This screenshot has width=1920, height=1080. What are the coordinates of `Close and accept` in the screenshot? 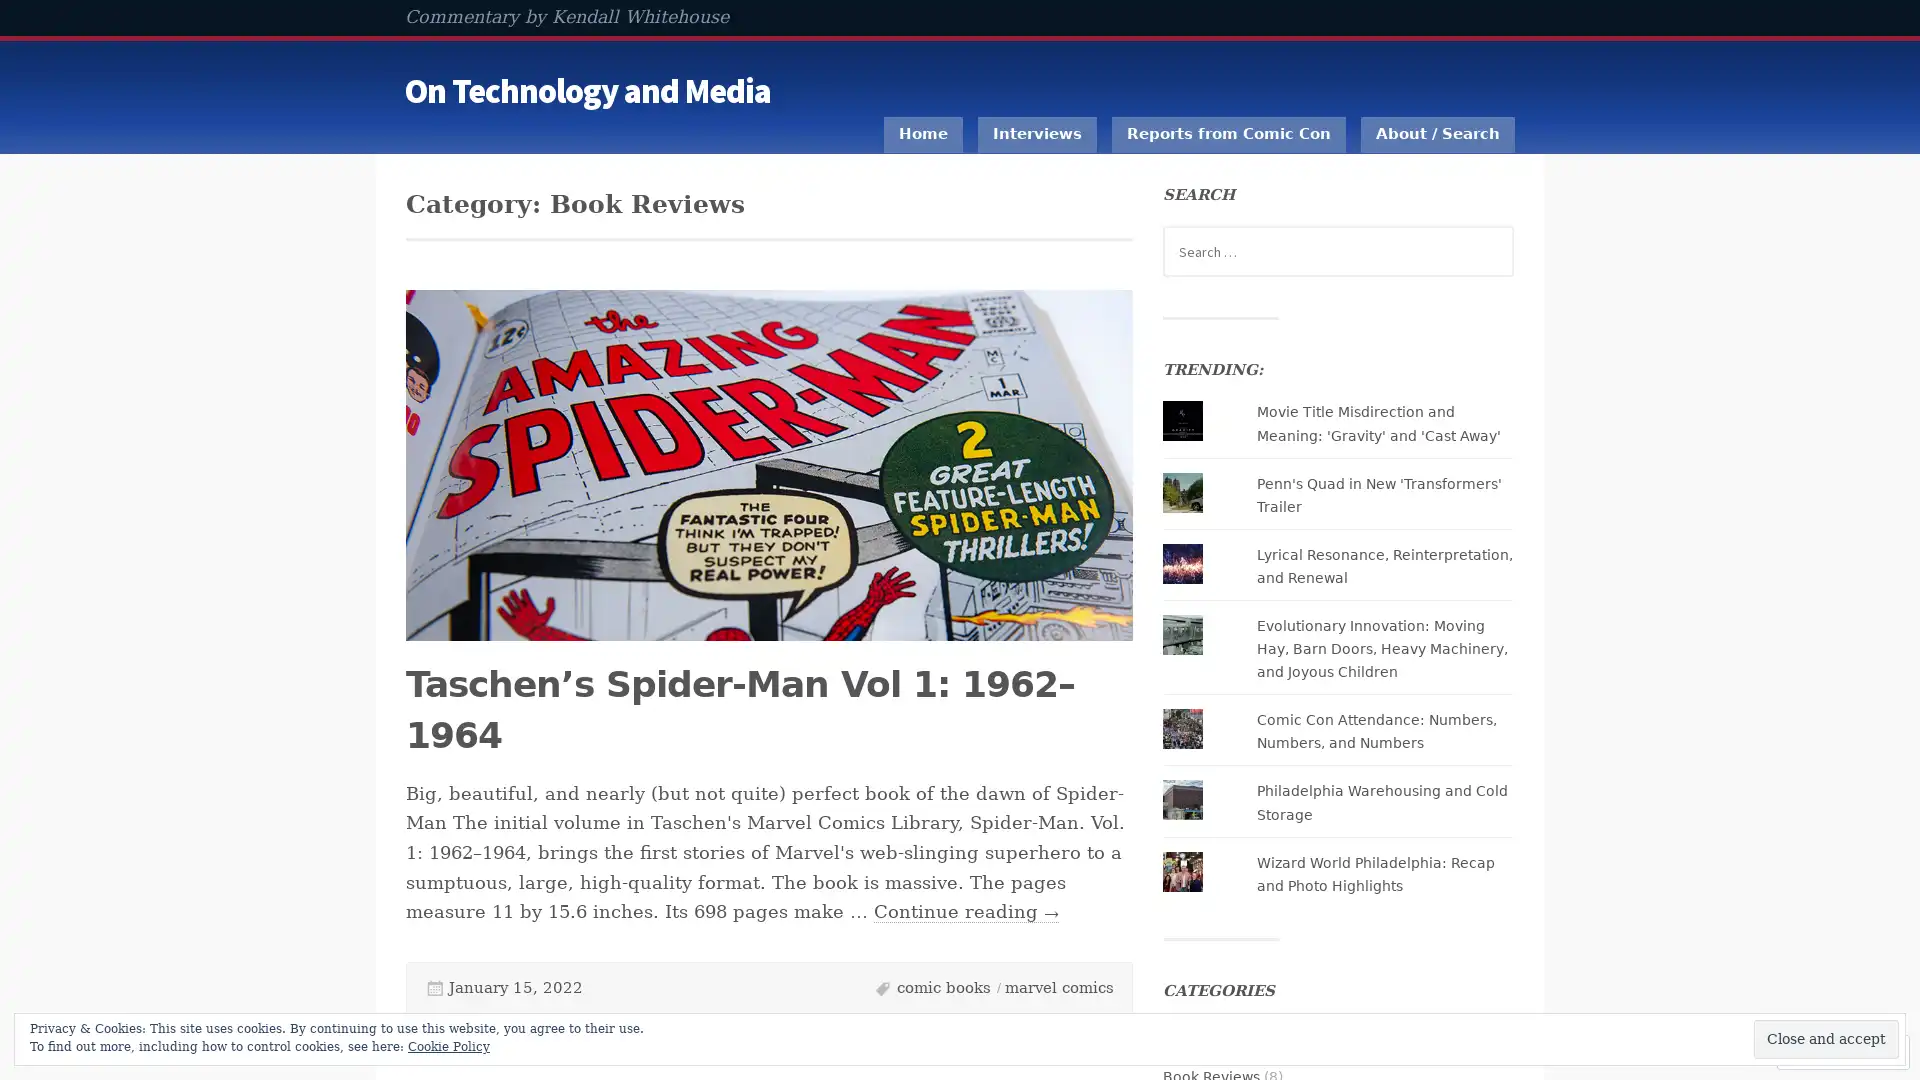 It's located at (1826, 1038).